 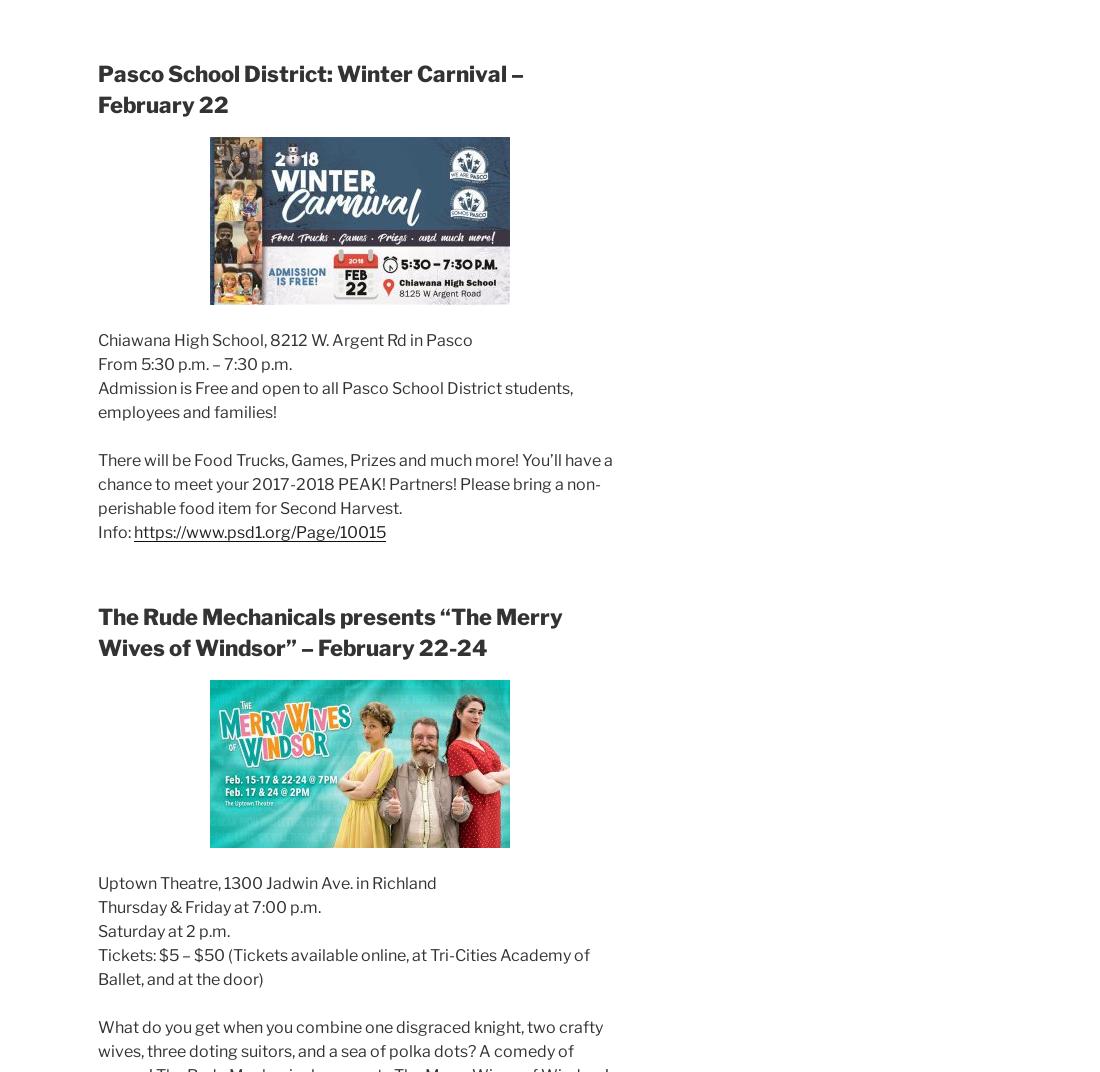 What do you see at coordinates (284, 339) in the screenshot?
I see `'Chiawana High School, 8212 W. Argent Rd in Pasco'` at bounding box center [284, 339].